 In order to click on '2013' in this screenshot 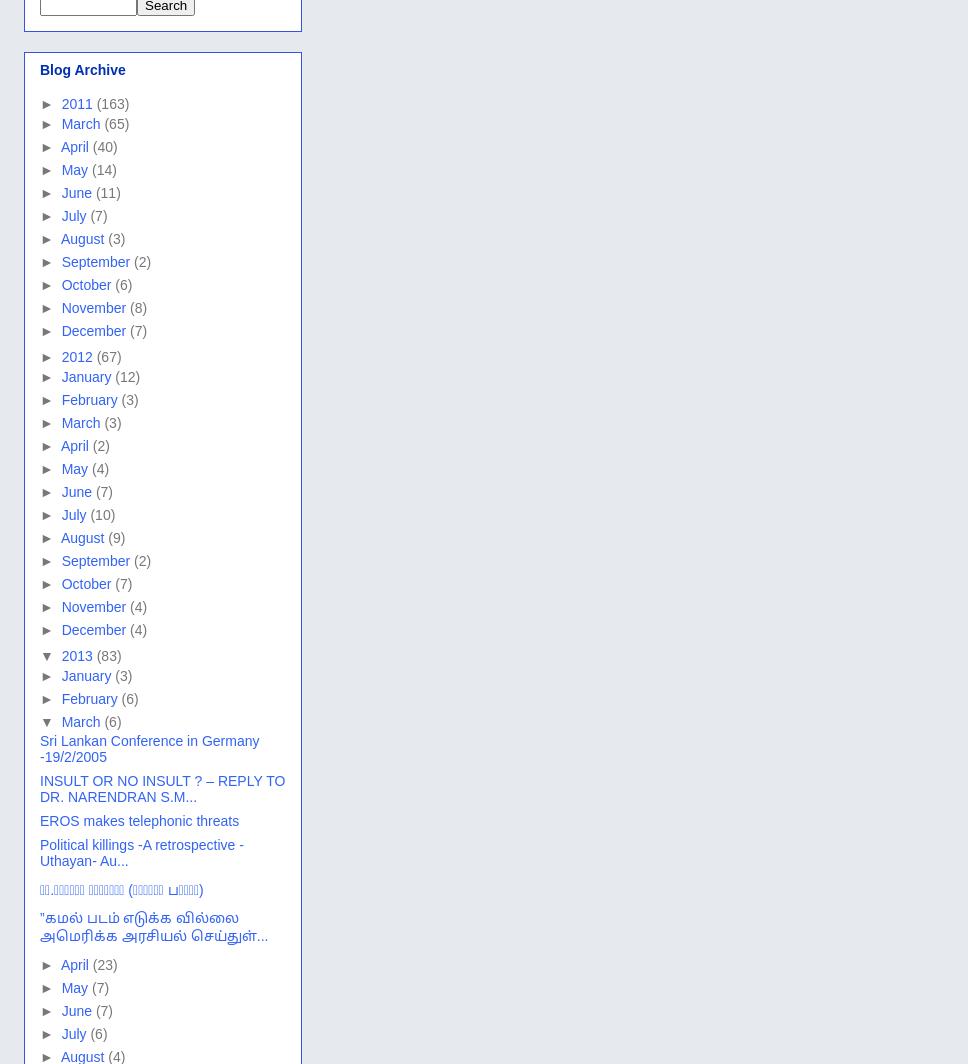, I will do `click(77, 655)`.